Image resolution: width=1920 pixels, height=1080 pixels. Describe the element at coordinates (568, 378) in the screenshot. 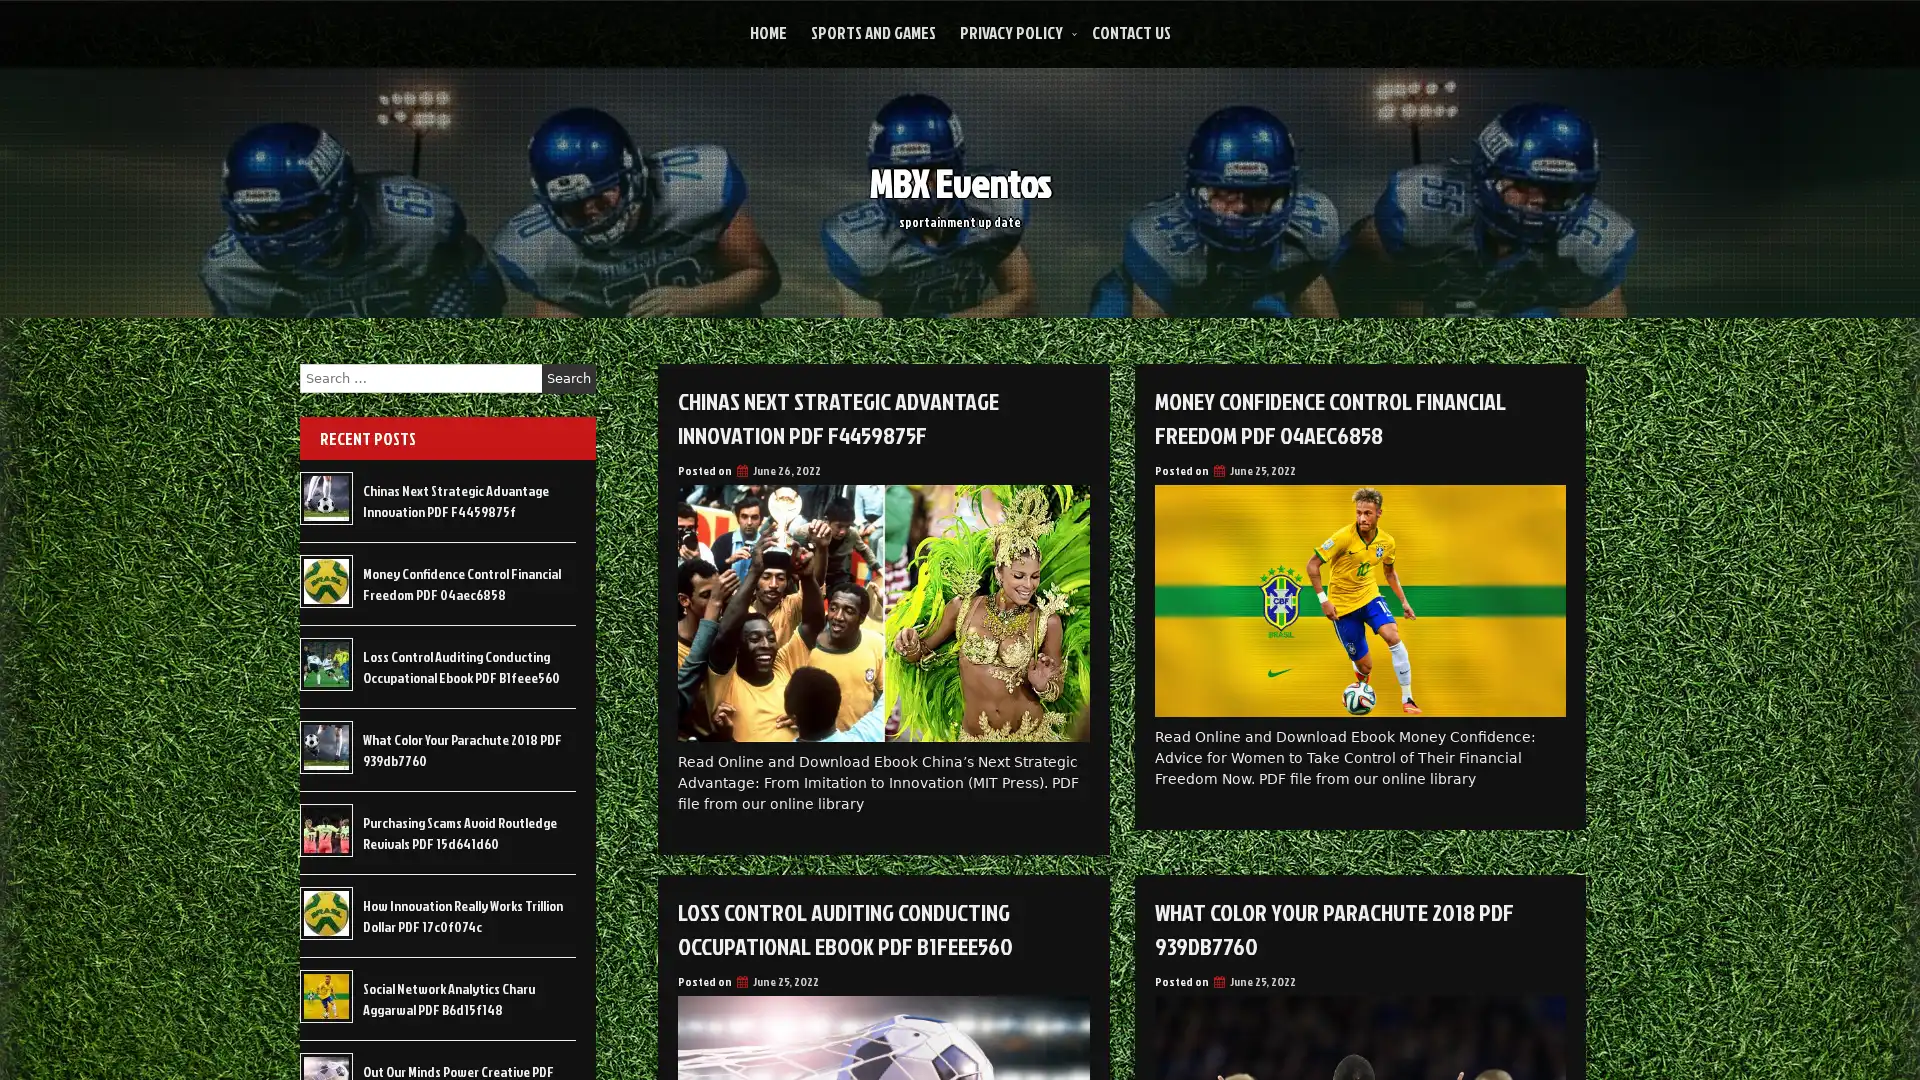

I see `Search` at that location.